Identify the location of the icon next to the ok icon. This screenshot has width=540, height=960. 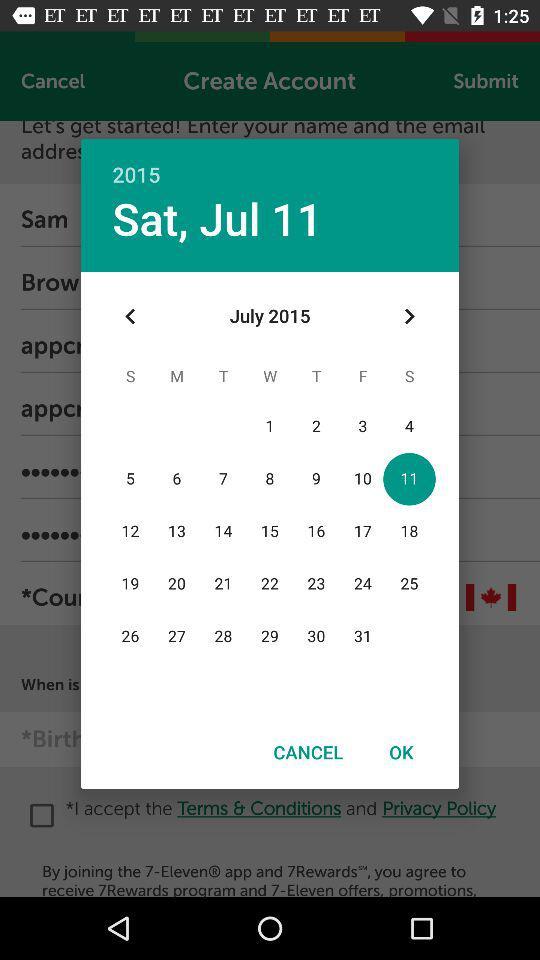
(308, 751).